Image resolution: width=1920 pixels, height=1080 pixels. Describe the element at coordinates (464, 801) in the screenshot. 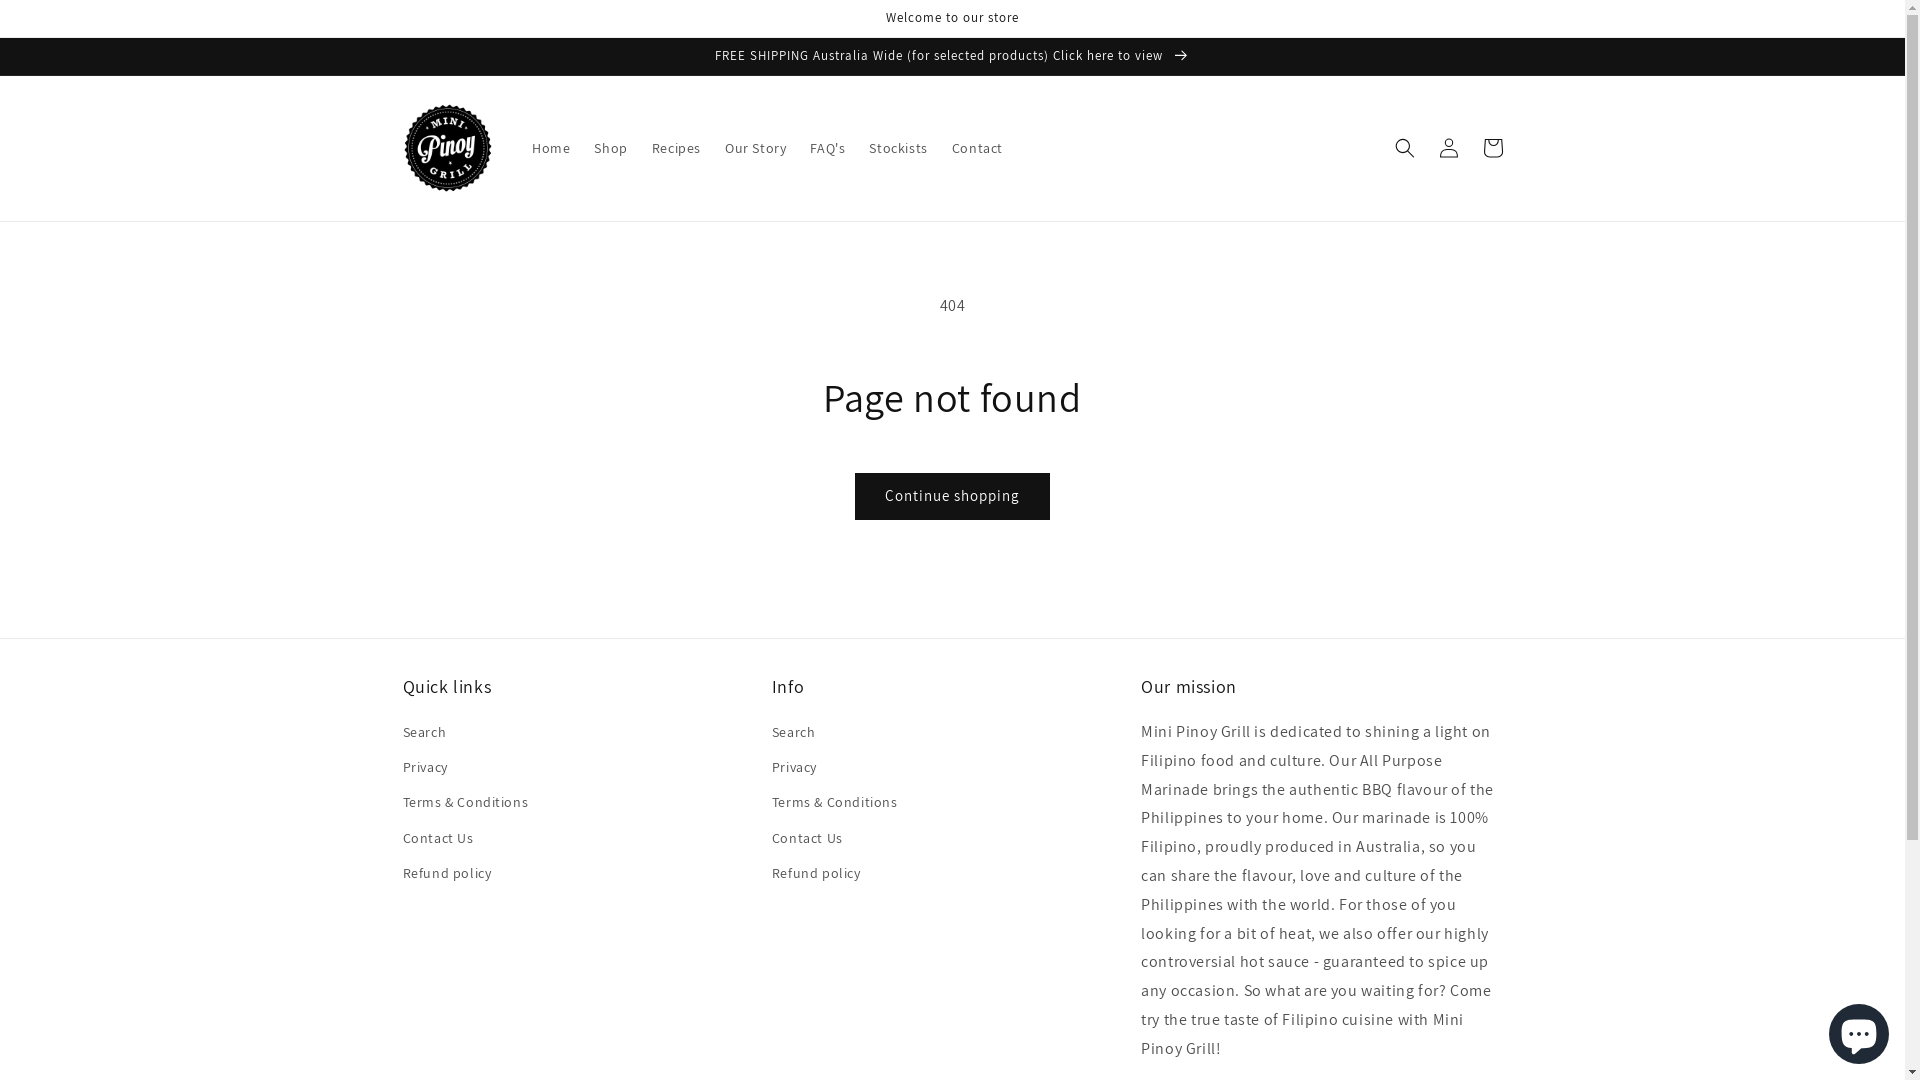

I see `'Terms & Conditions'` at that location.